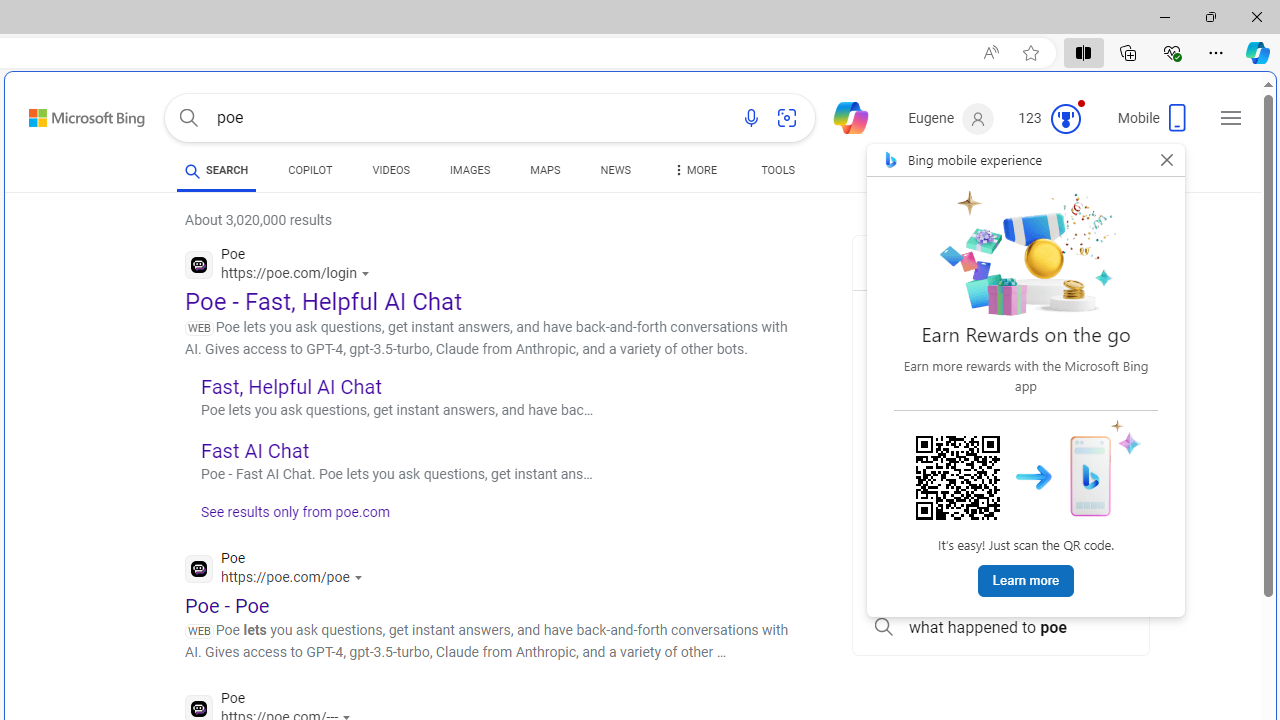  I want to click on 'VIDEOS', so click(391, 172).